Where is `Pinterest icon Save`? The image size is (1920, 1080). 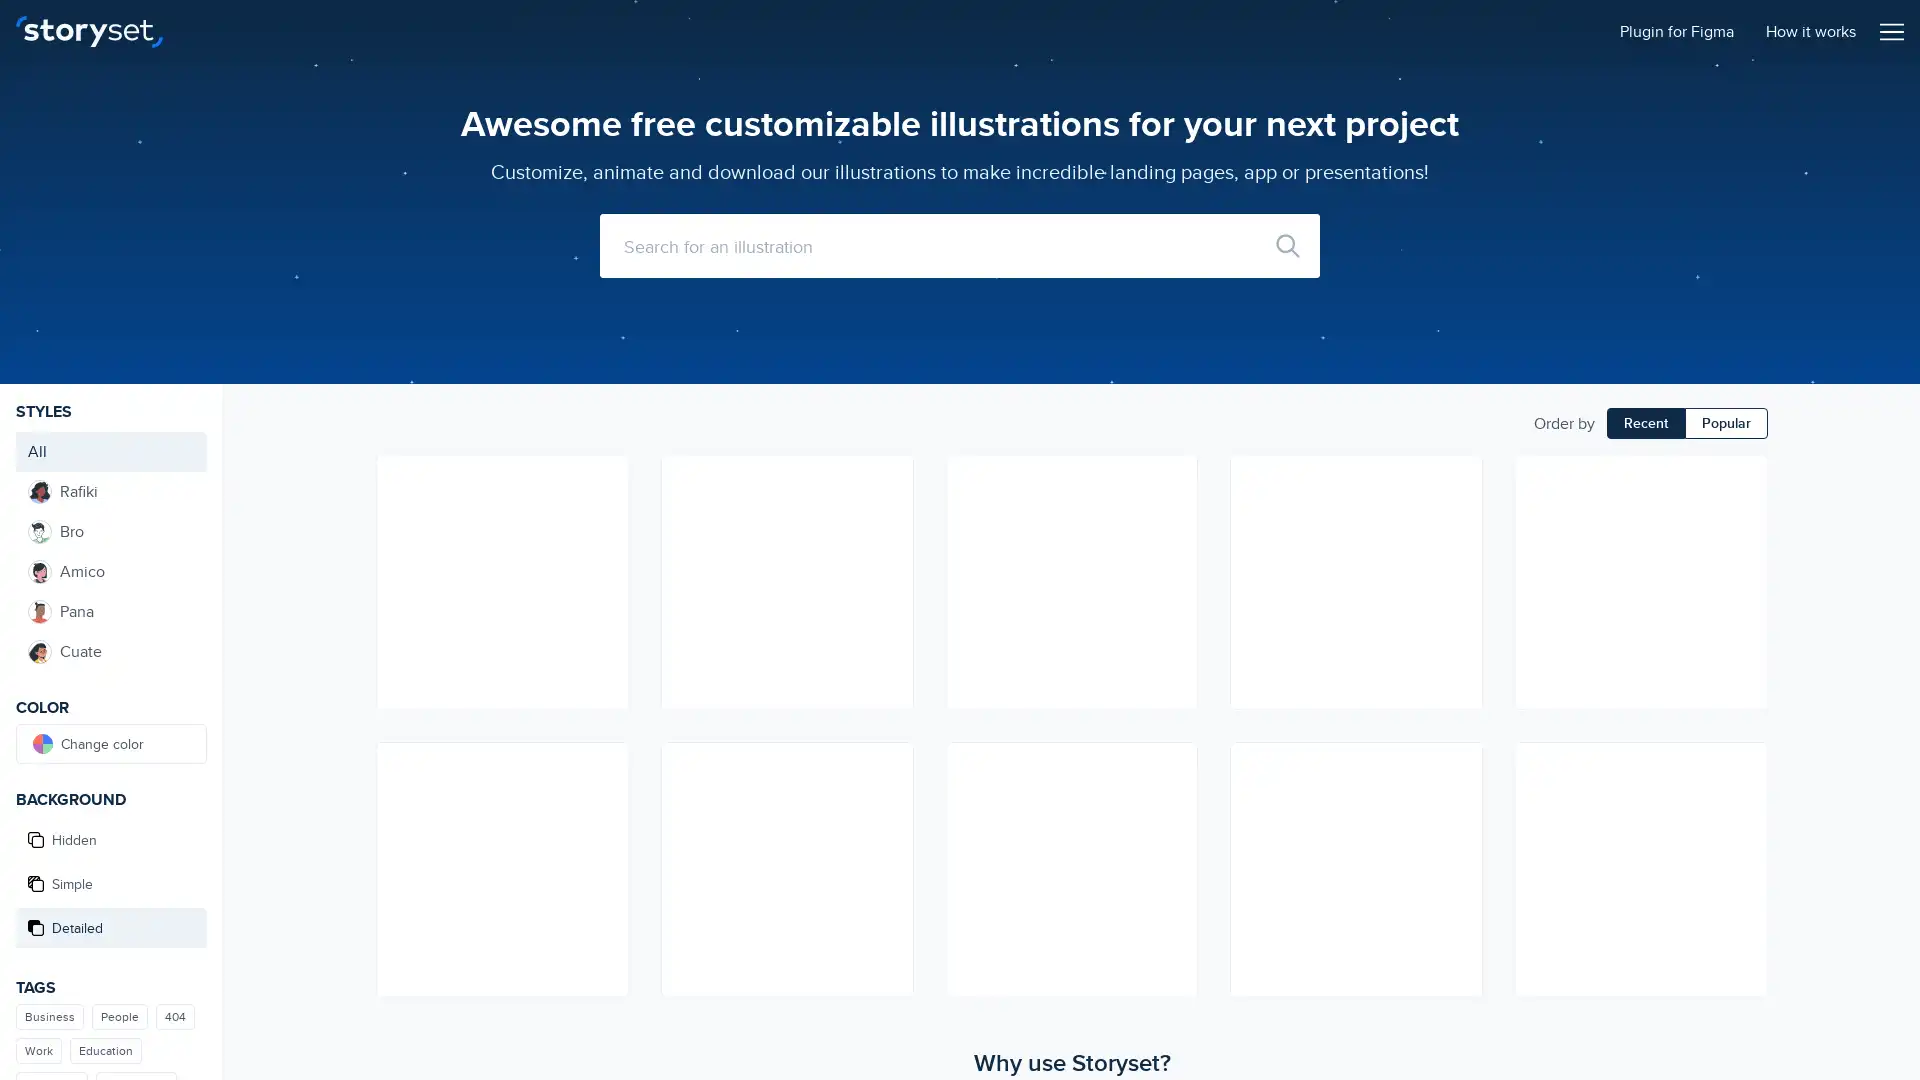
Pinterest icon Save is located at coordinates (1172, 551).